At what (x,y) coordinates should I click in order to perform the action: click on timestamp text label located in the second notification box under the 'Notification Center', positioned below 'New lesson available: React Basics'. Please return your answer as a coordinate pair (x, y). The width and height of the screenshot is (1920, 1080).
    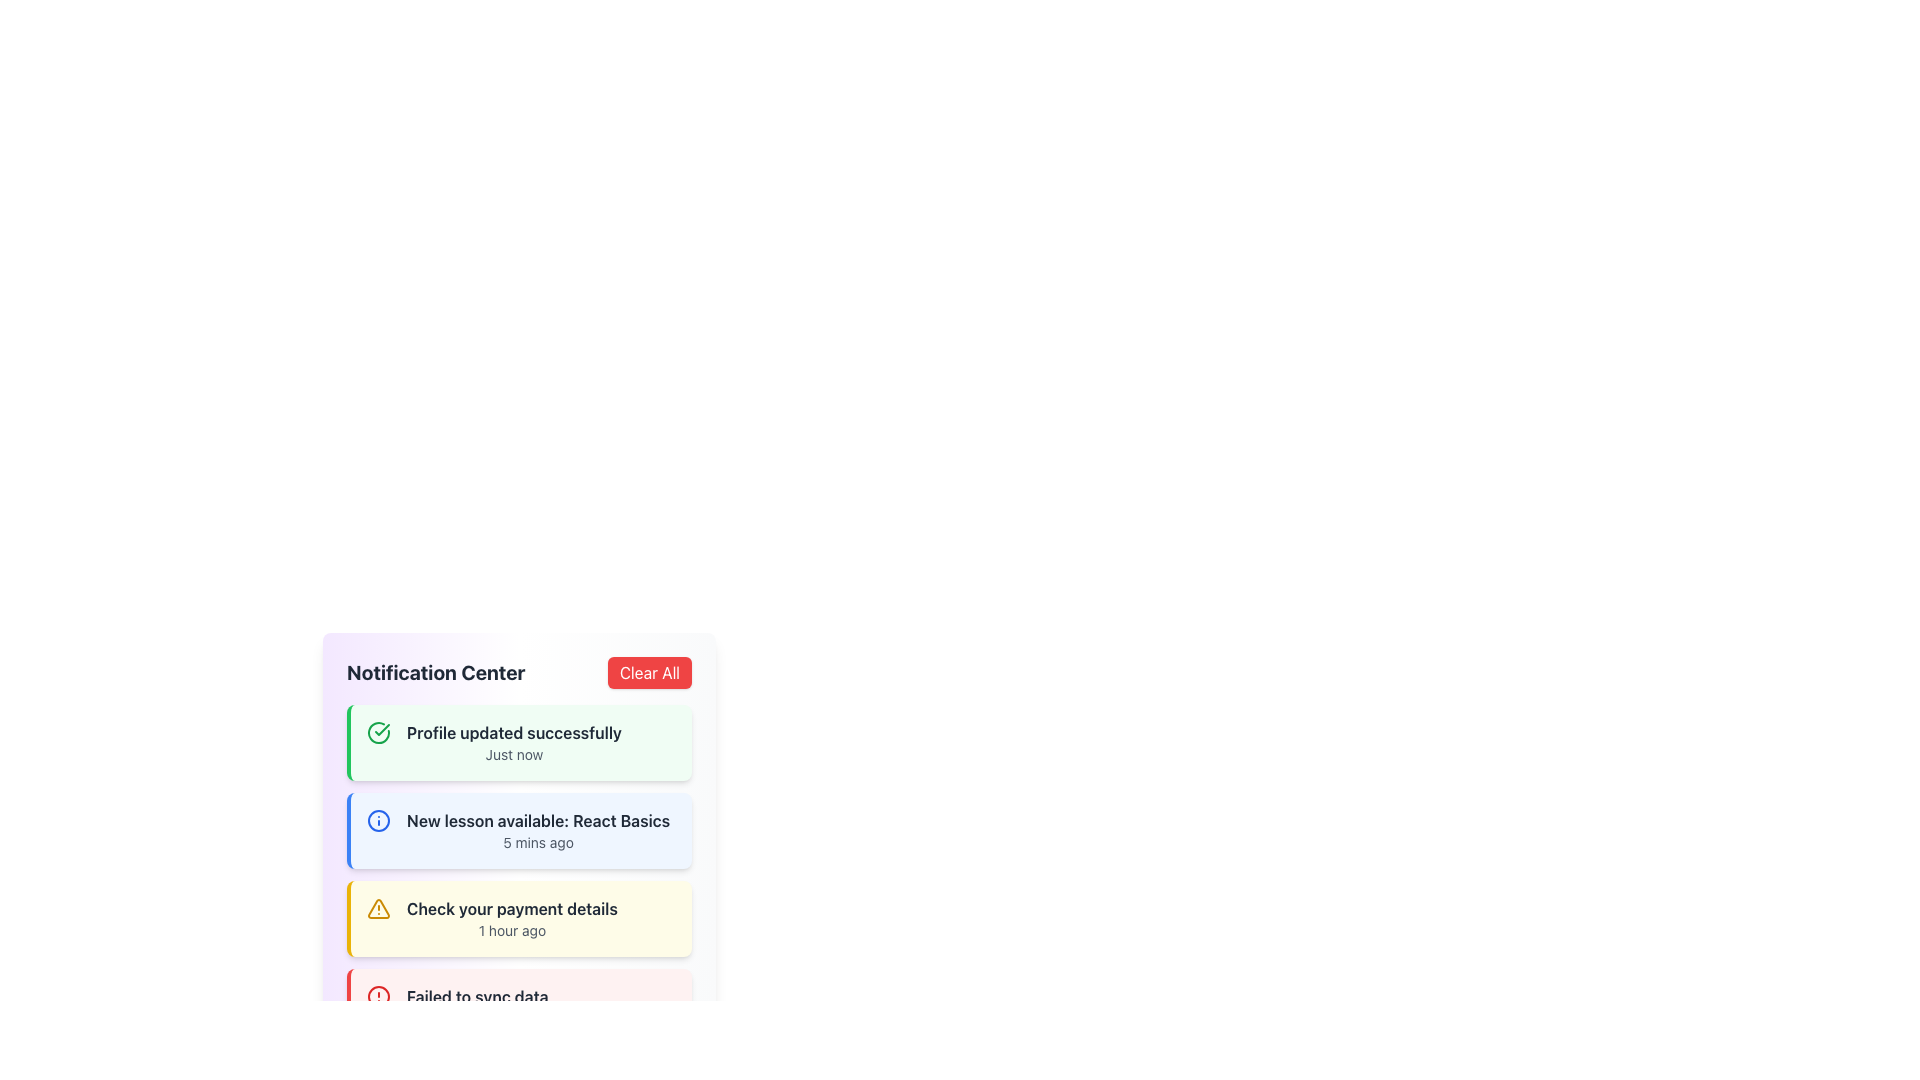
    Looking at the image, I should click on (538, 843).